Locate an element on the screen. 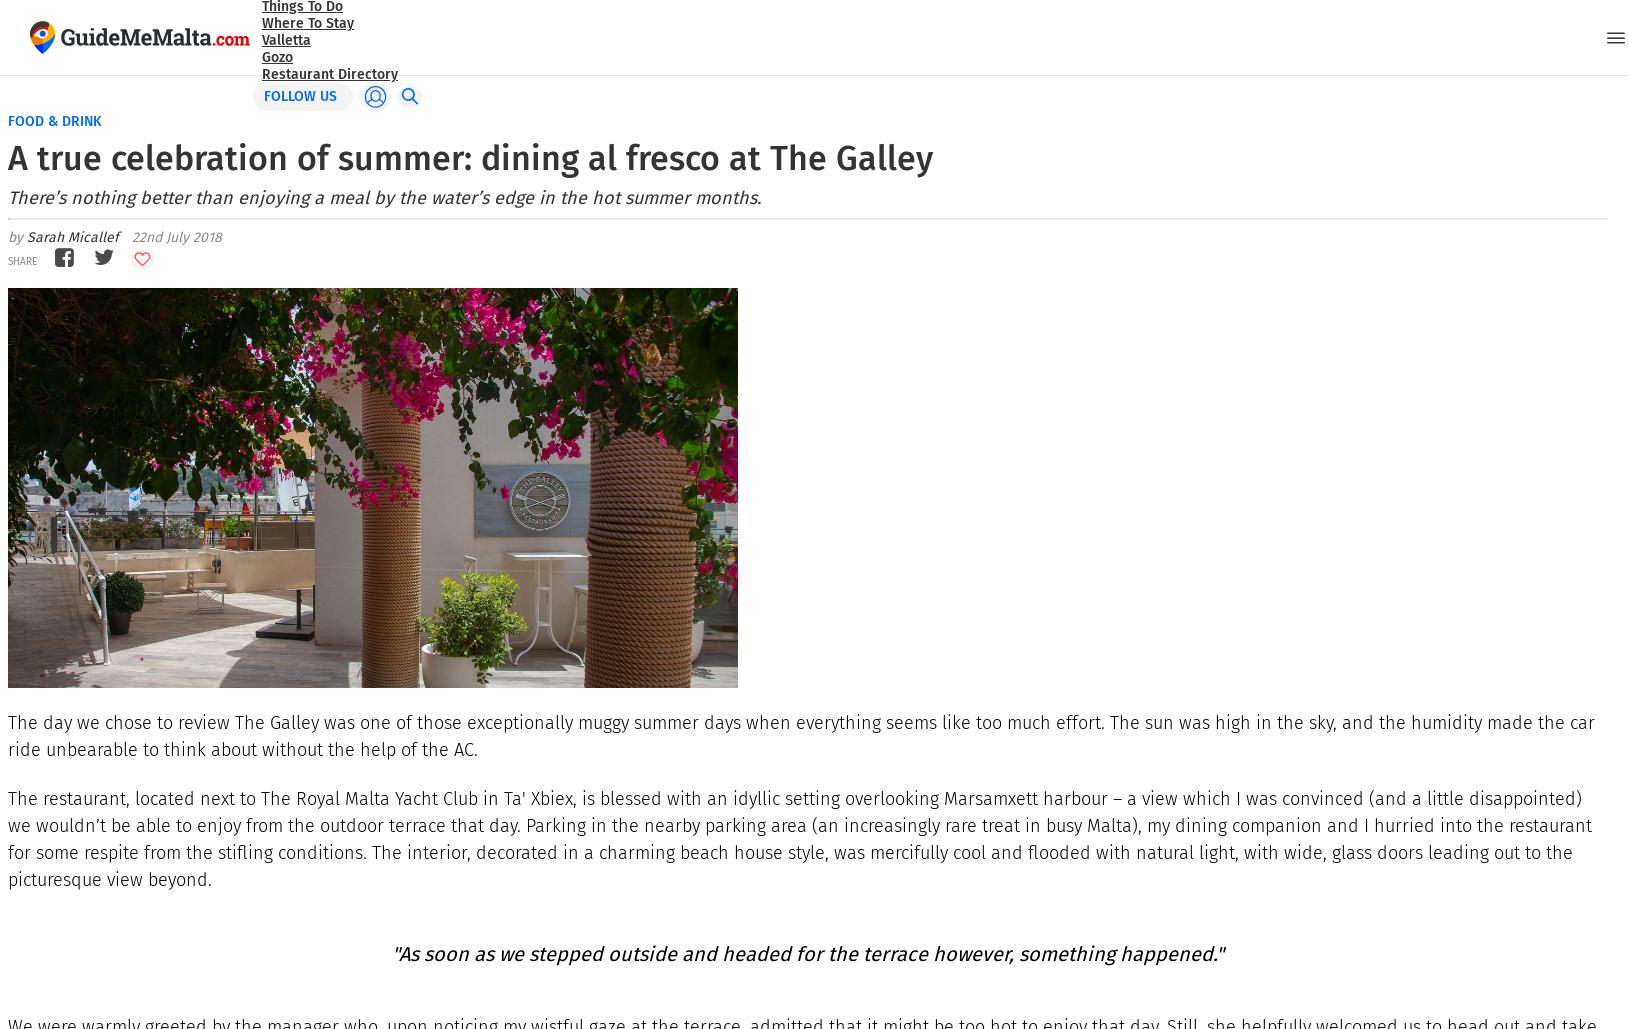  'SEARCH' is located at coordinates (61, 55).